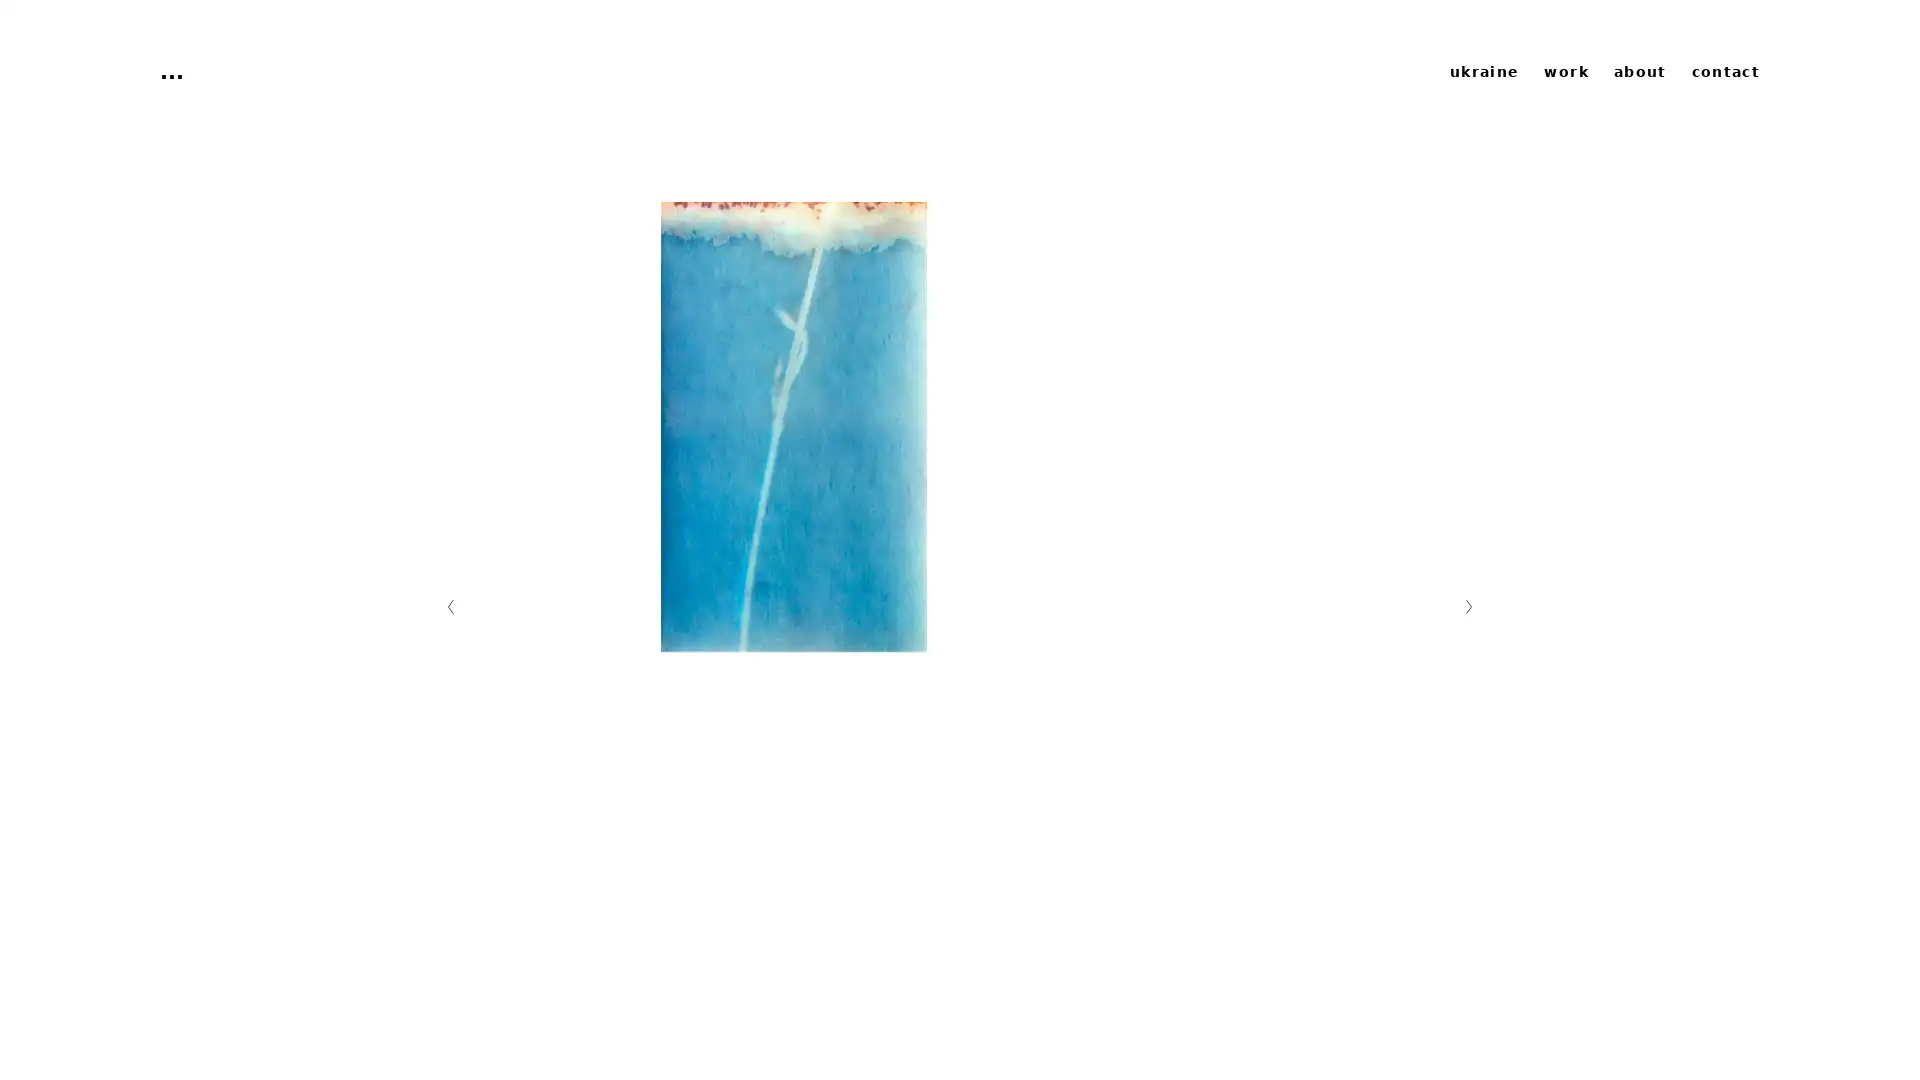  I want to click on Vorherige Folie, so click(449, 605).